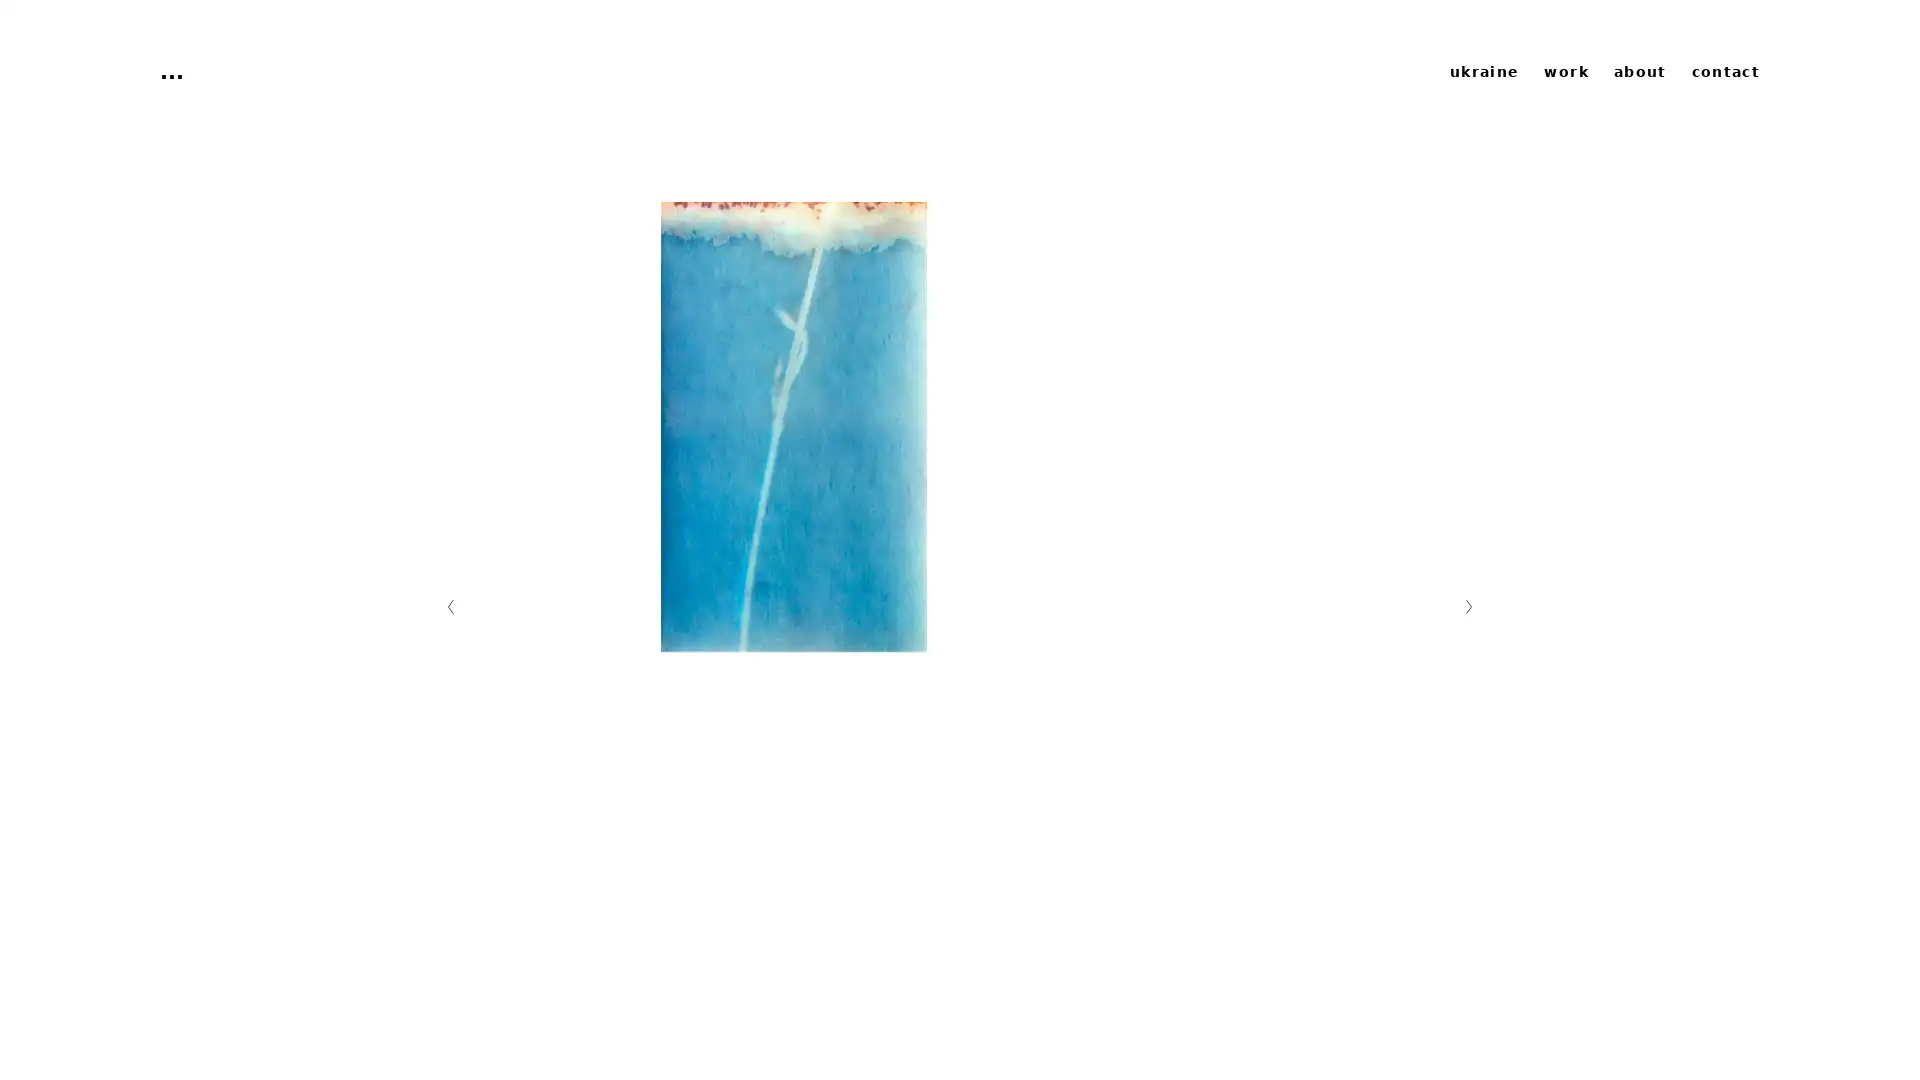  I want to click on Vorherige Folie, so click(449, 605).